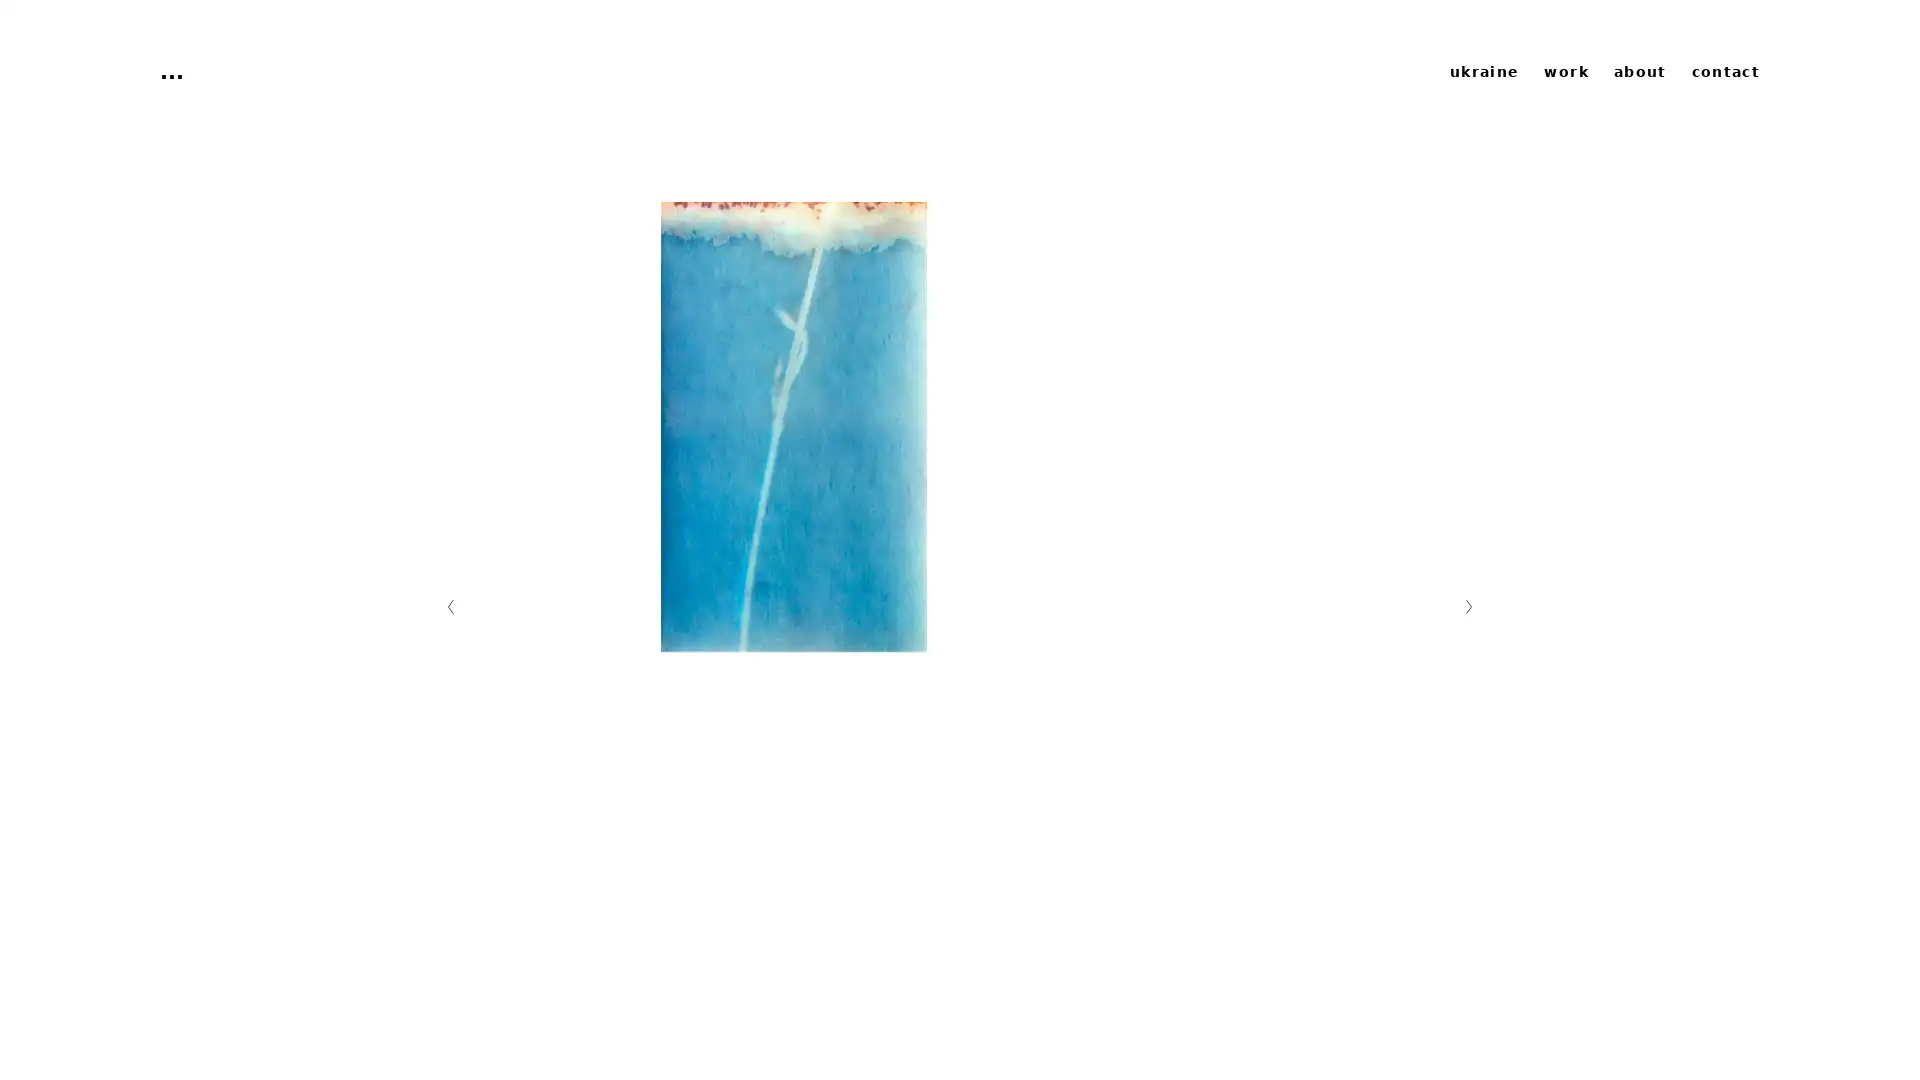  I want to click on Vorherige Folie, so click(449, 605).